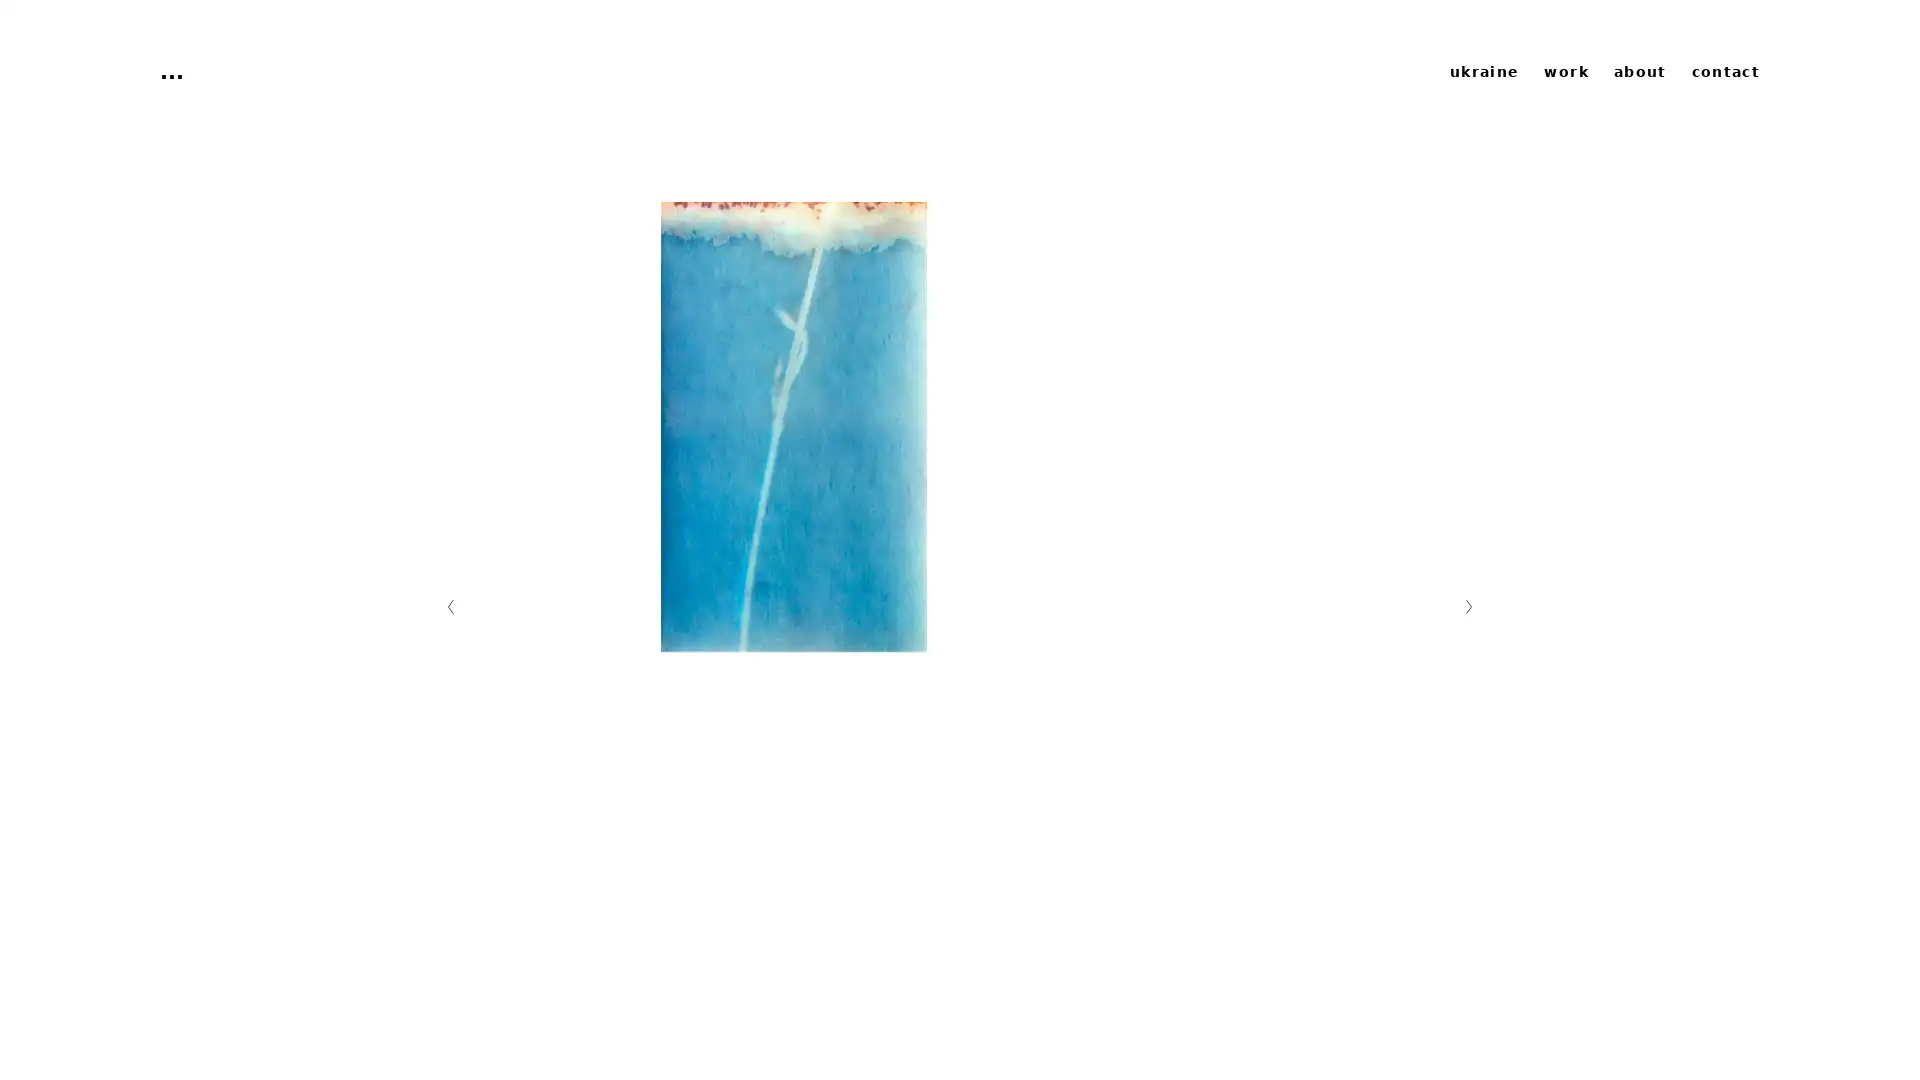  I want to click on Vorherige Folie, so click(449, 605).